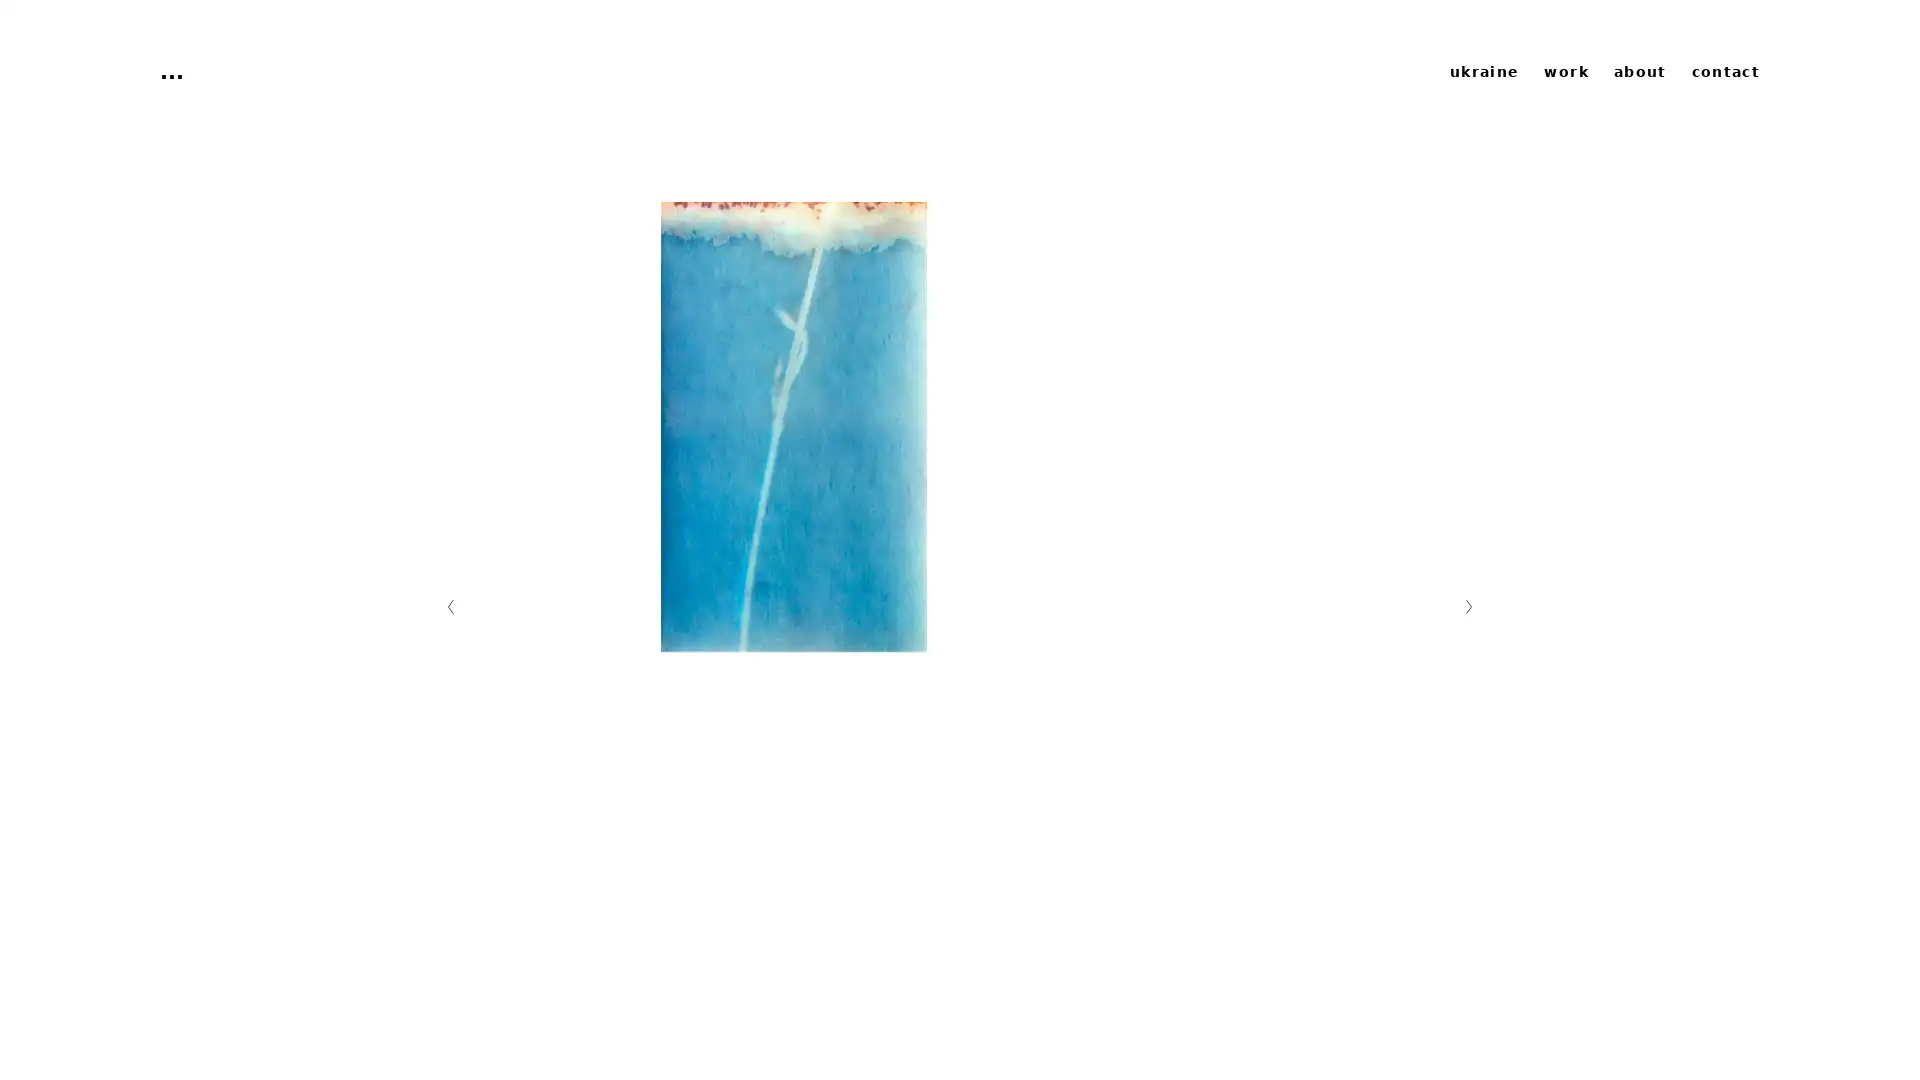  I want to click on Vorherige Folie, so click(449, 605).